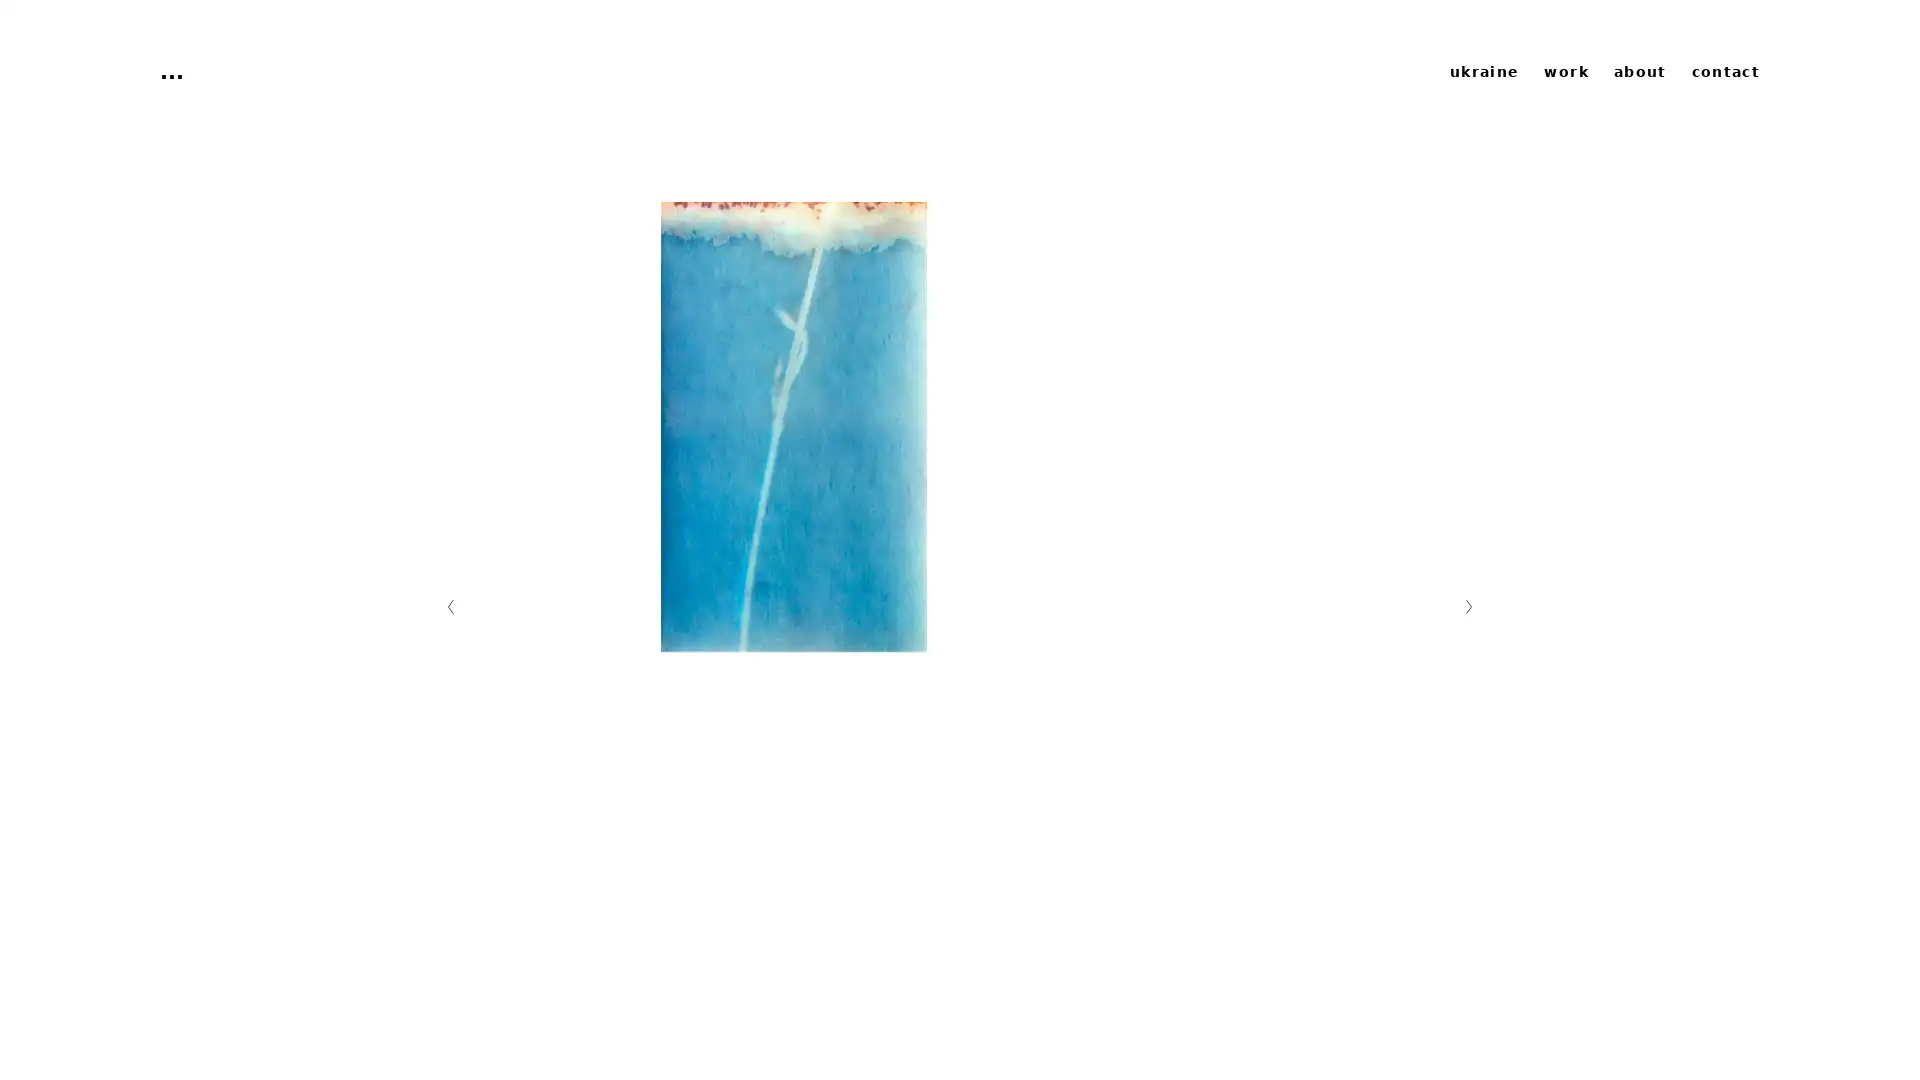  I want to click on Vorherige Folie, so click(449, 605).